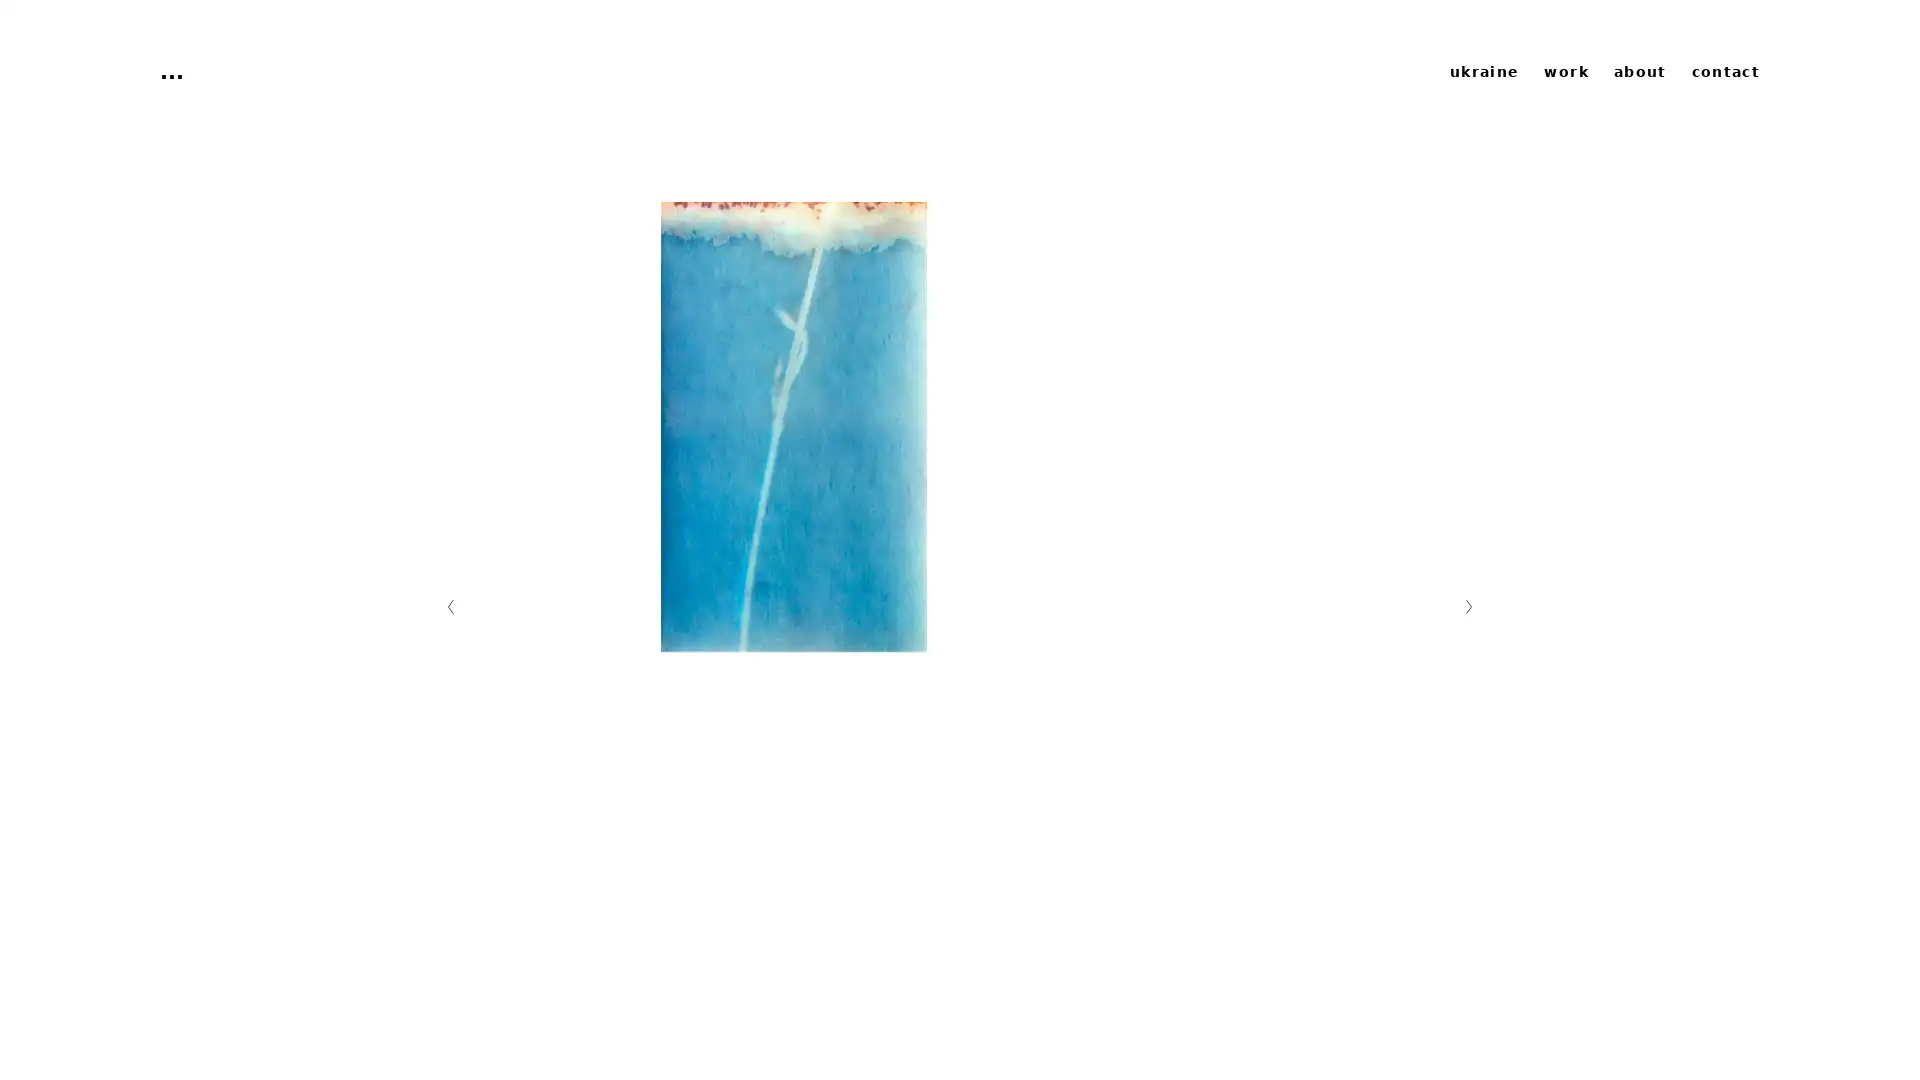  I want to click on Vorherige Folie, so click(449, 605).